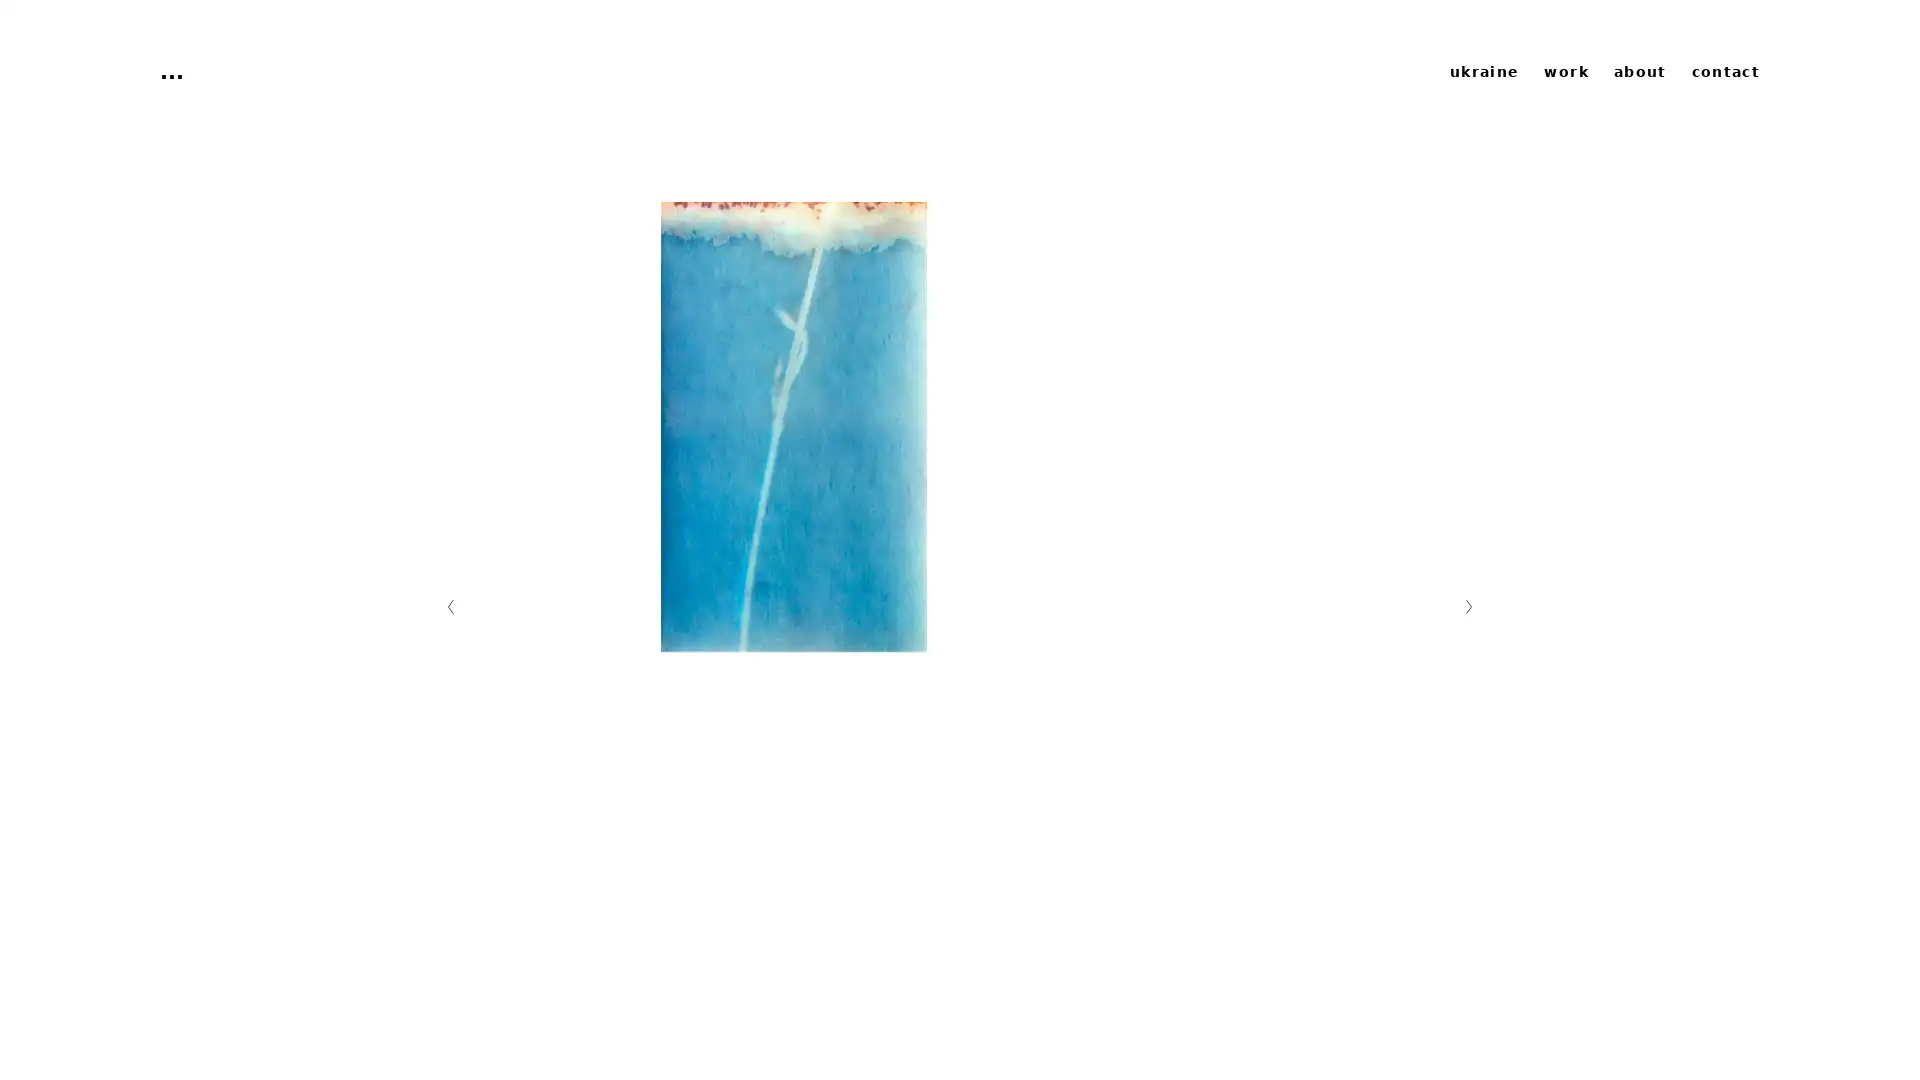  I want to click on Vorherige Folie, so click(449, 605).